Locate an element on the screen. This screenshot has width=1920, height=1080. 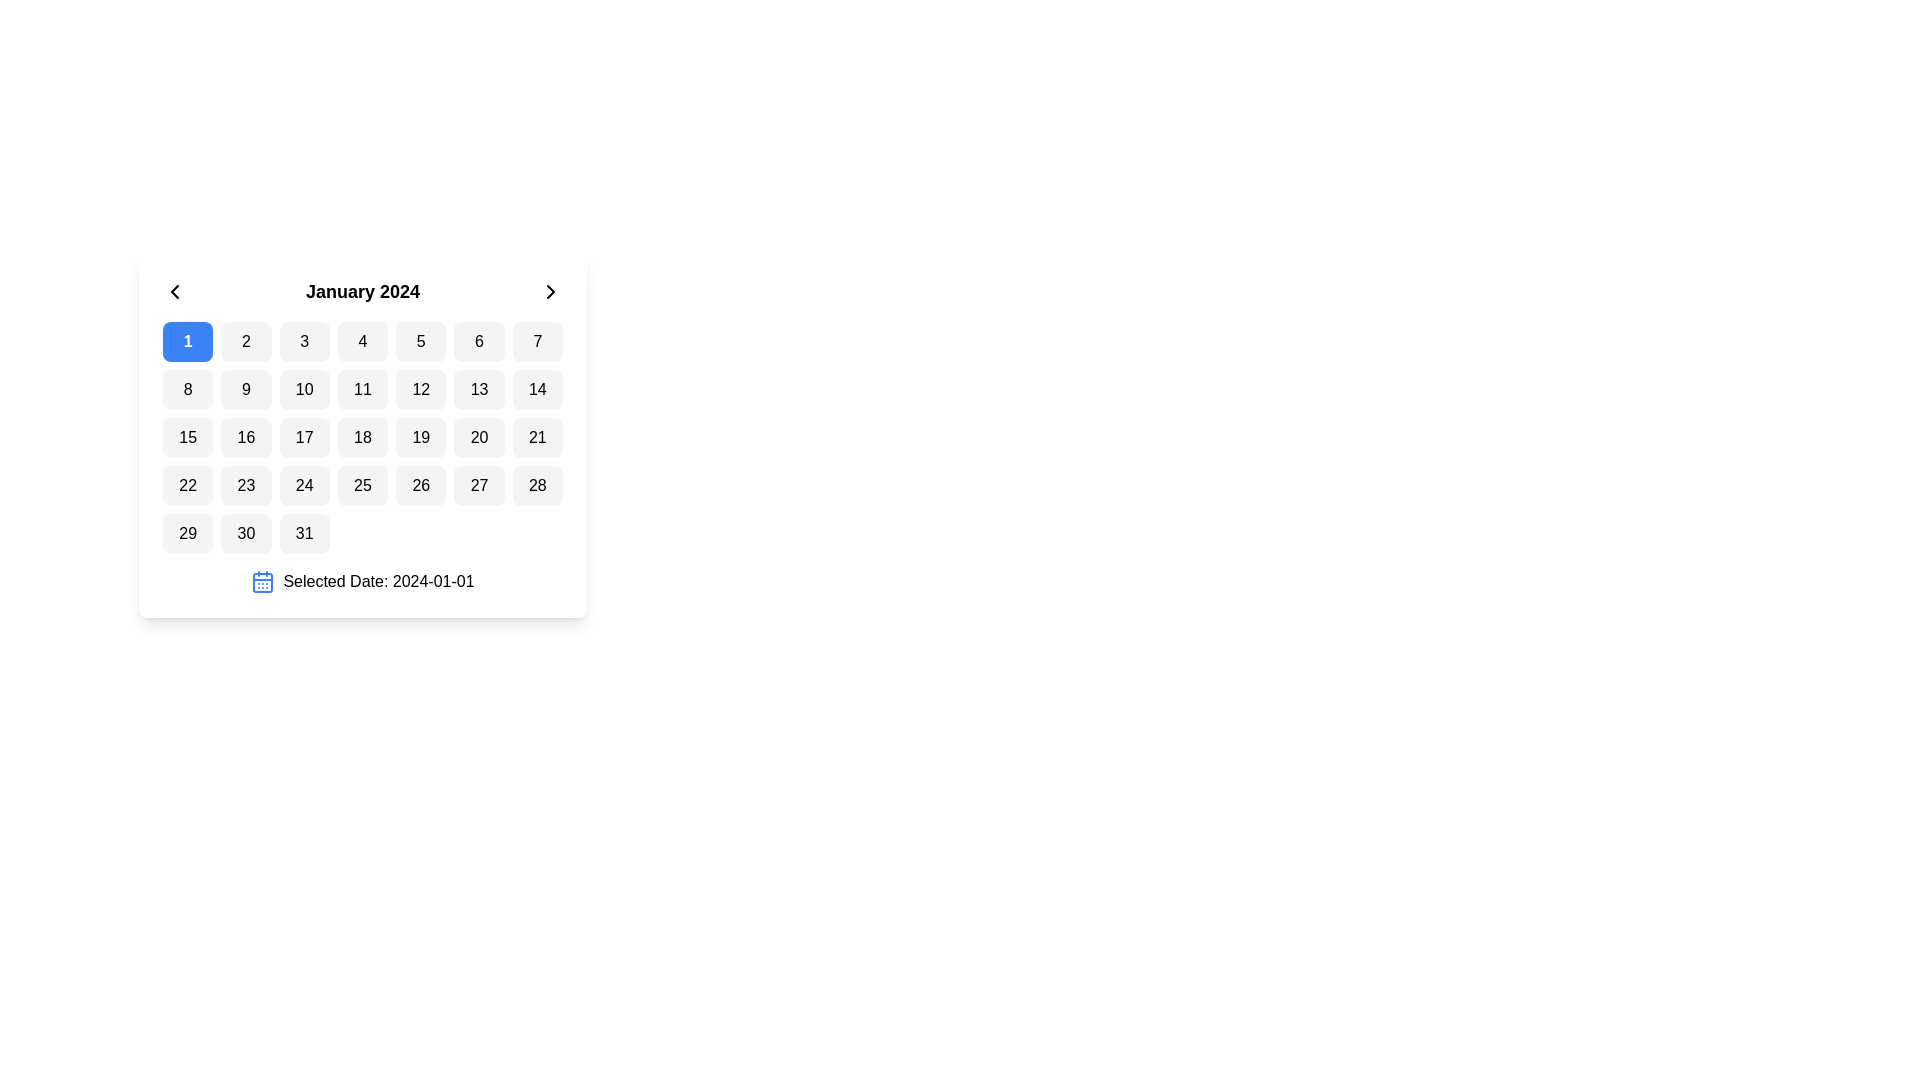
the decorative rectangle within the calendar icon, which is blue and white and located below the calendar table is located at coordinates (262, 582).